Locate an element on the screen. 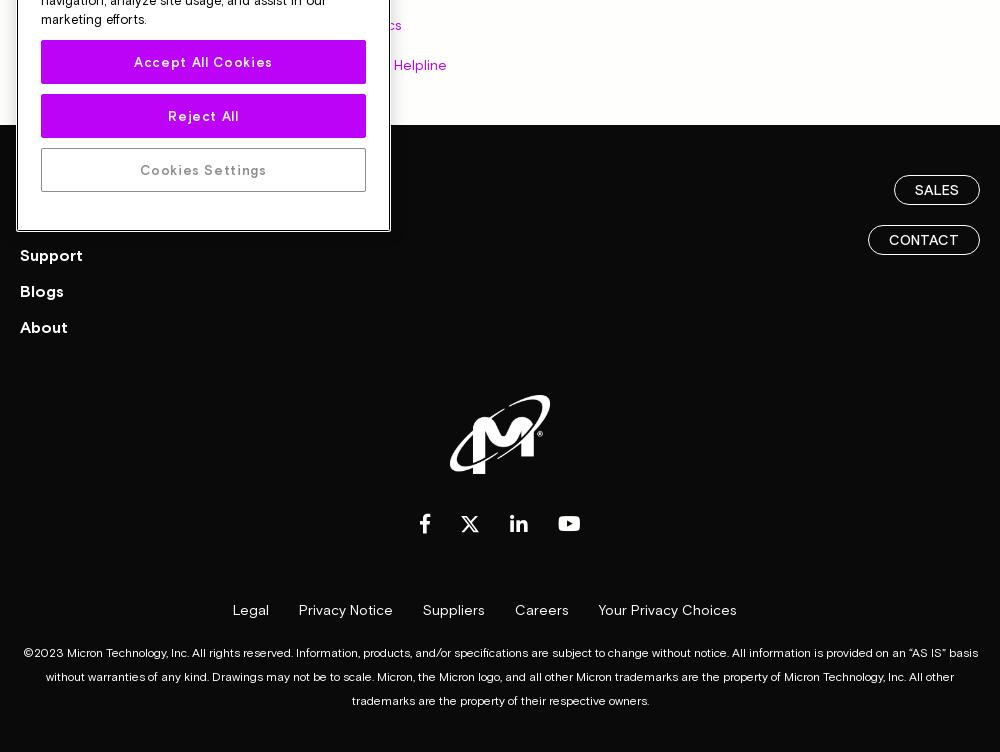  'Suppliers' is located at coordinates (453, 608).